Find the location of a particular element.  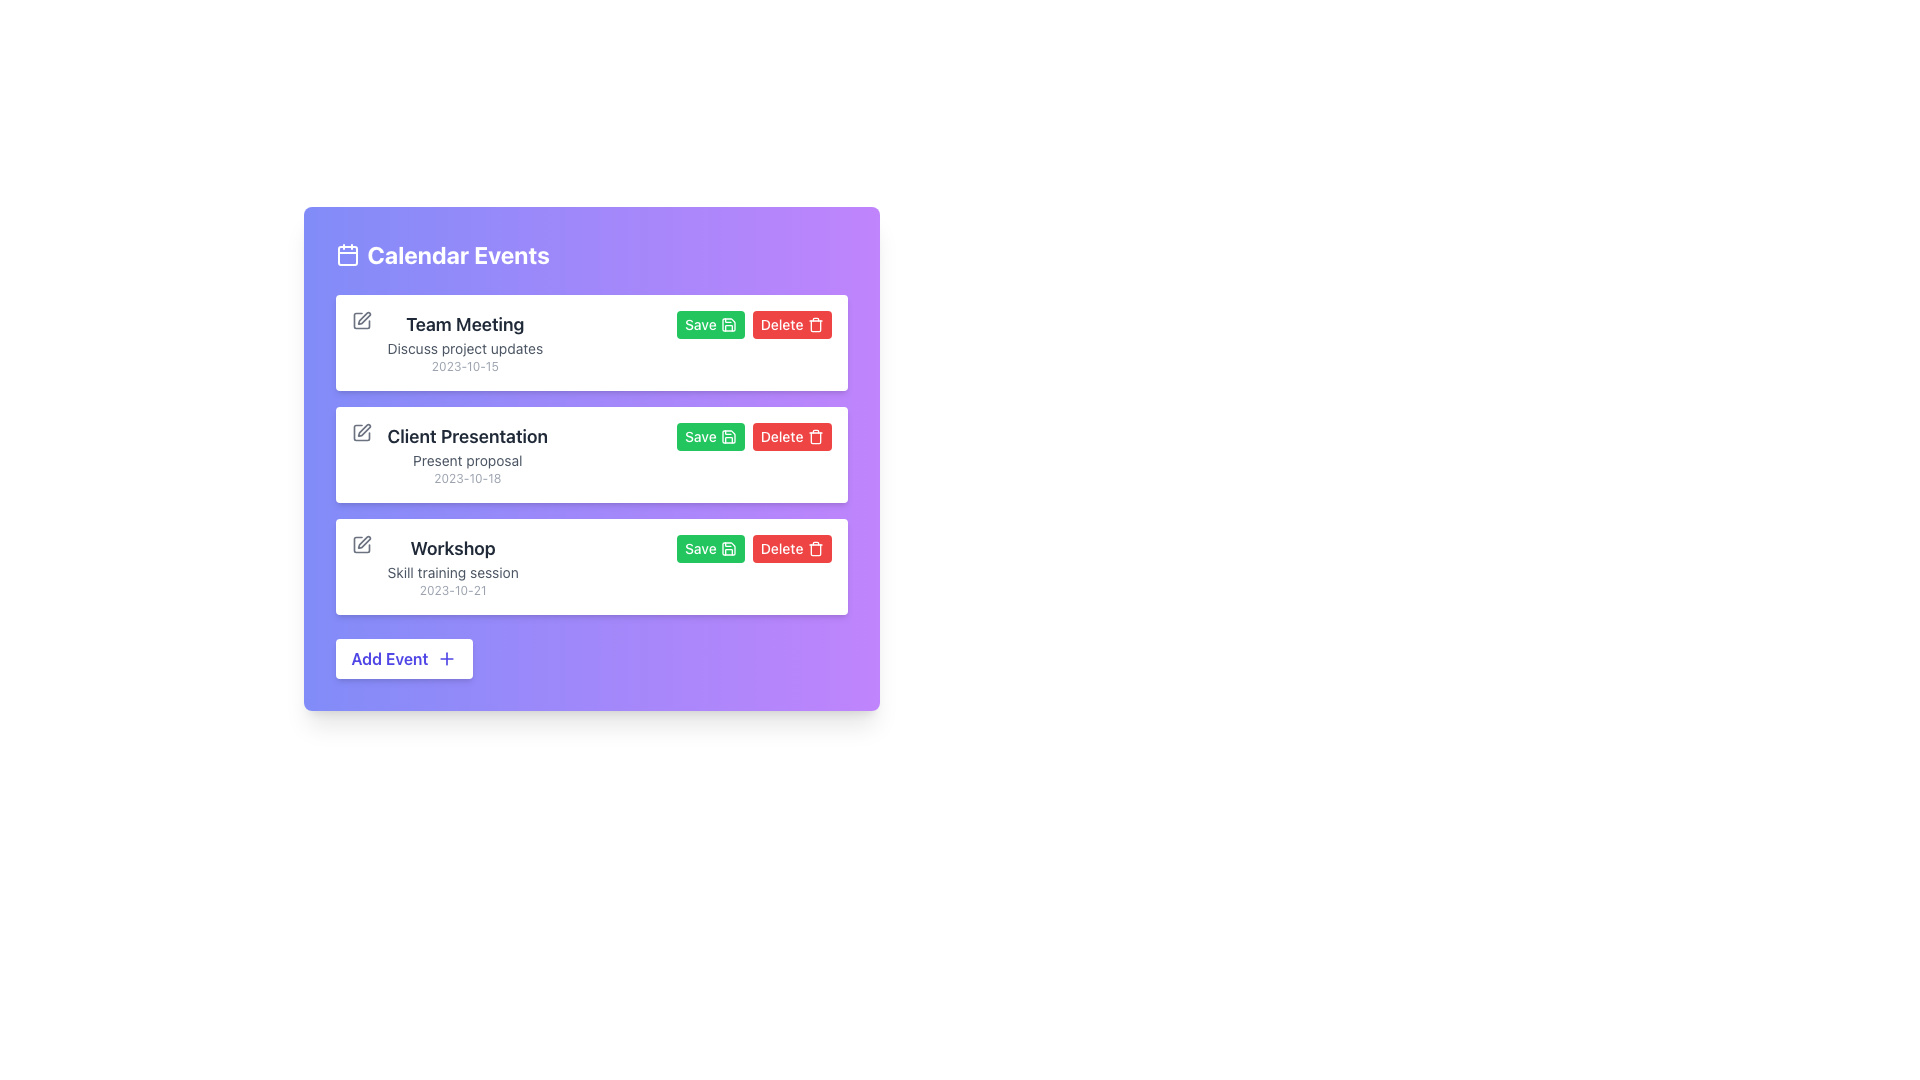

the static text element displaying 'Discuss project updates', which is positioned between the title 'Team Meeting' and the date '2023-10-15' is located at coordinates (464, 347).